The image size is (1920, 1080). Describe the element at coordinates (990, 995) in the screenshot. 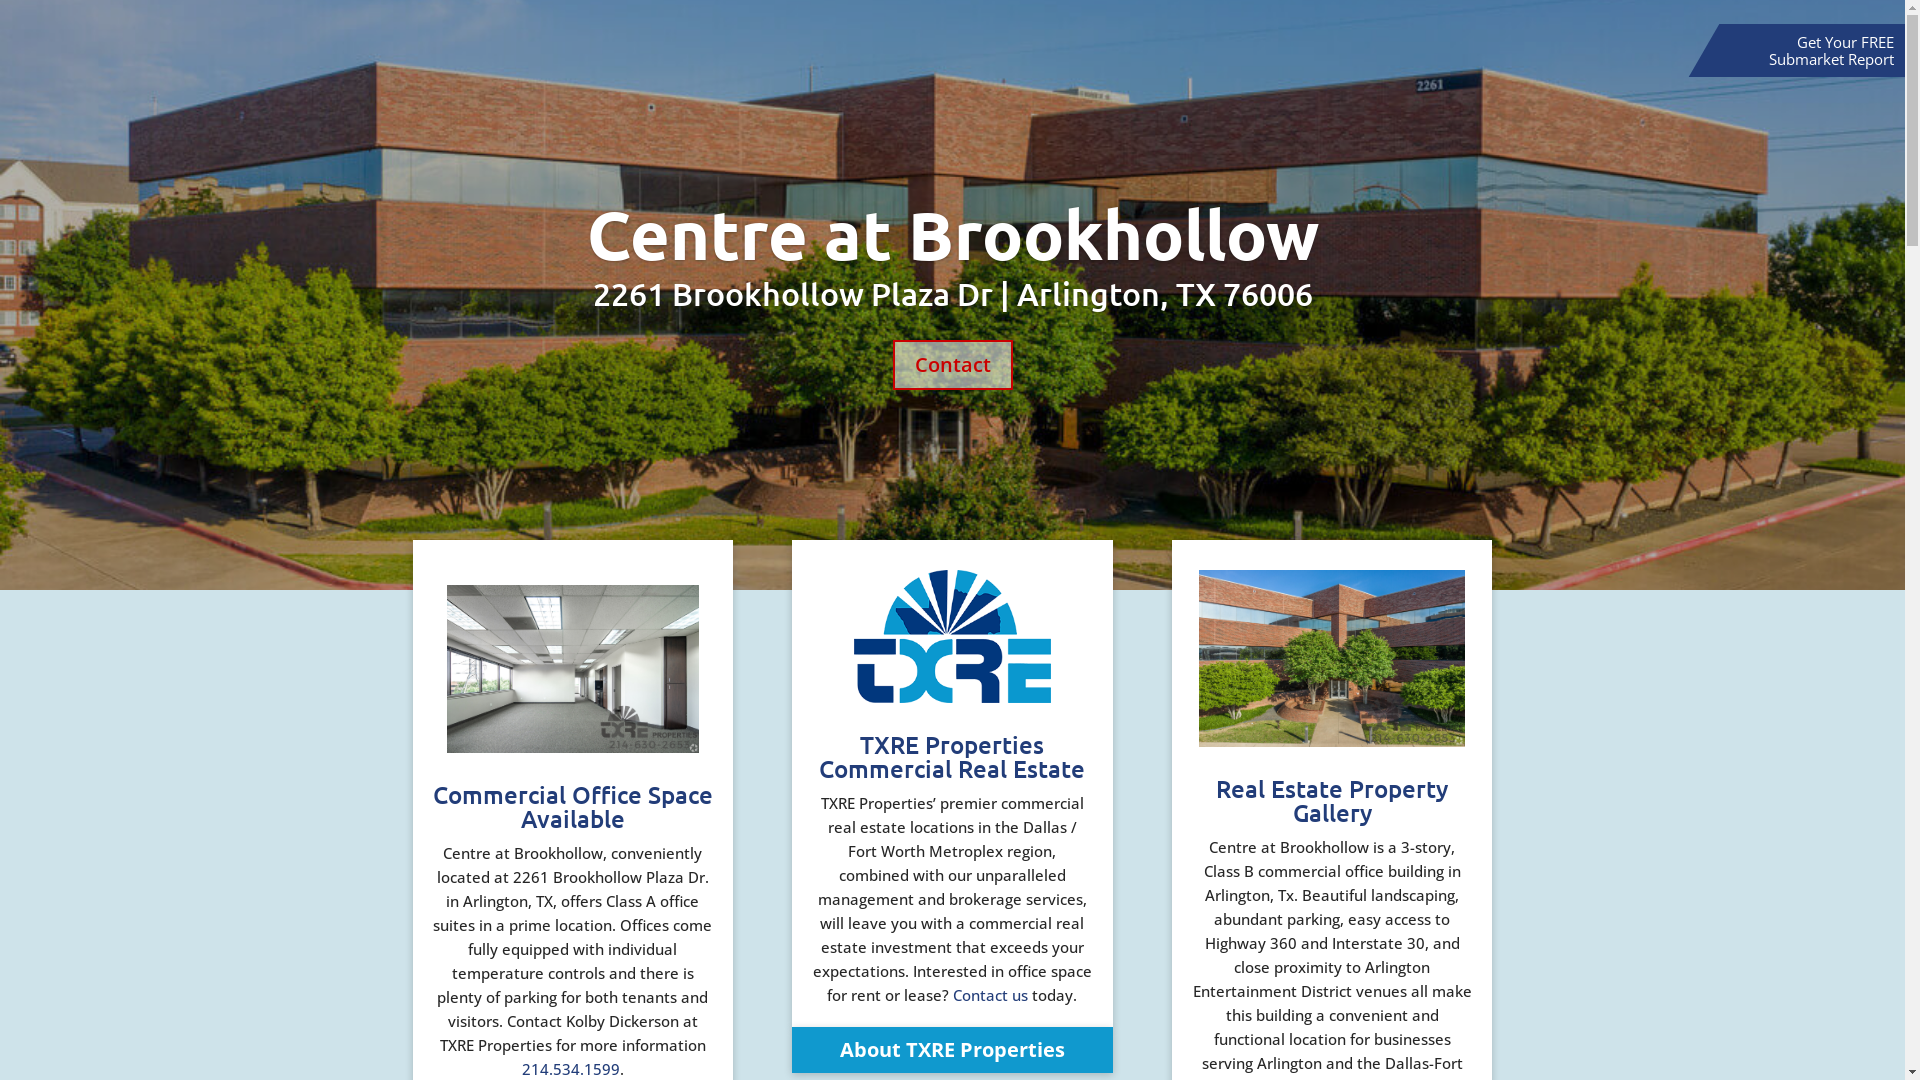

I see `'Contact us'` at that location.